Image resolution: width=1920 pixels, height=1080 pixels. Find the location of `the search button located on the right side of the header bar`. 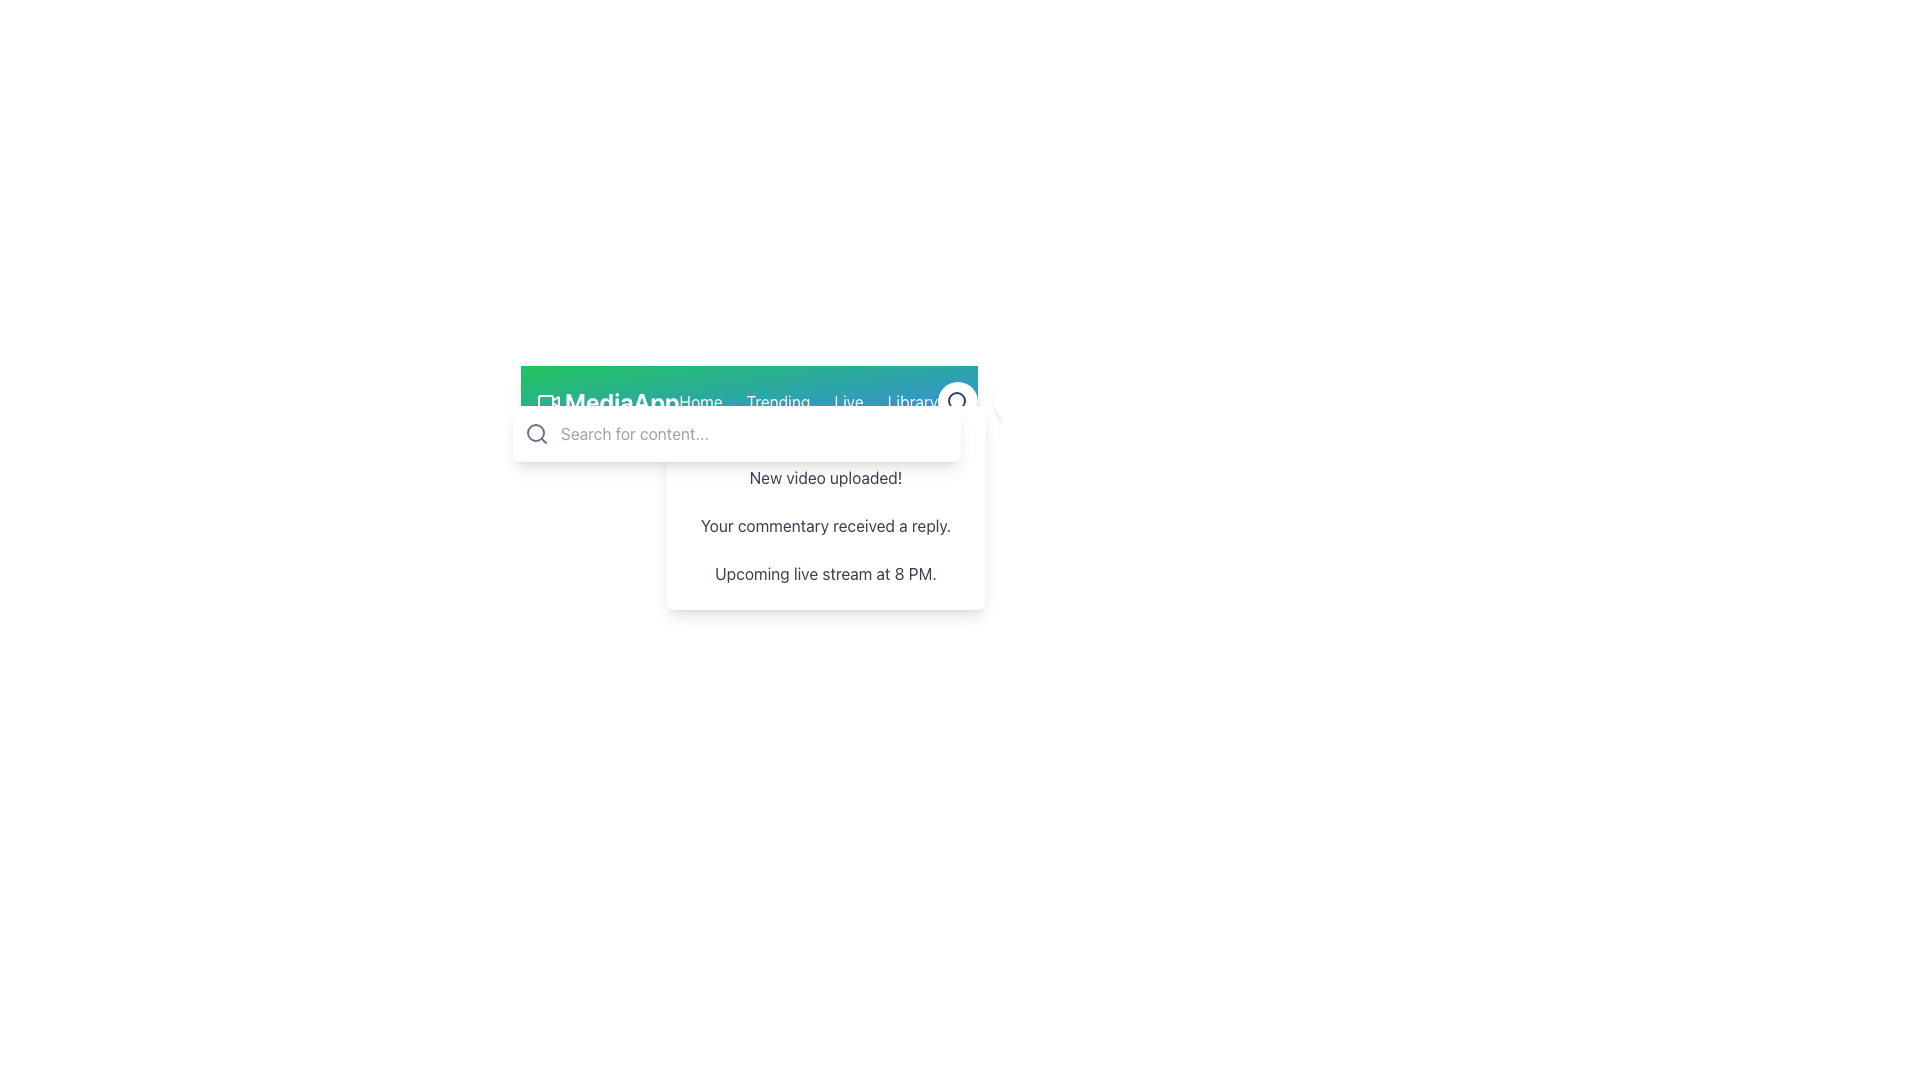

the search button located on the right side of the header bar is located at coordinates (957, 401).